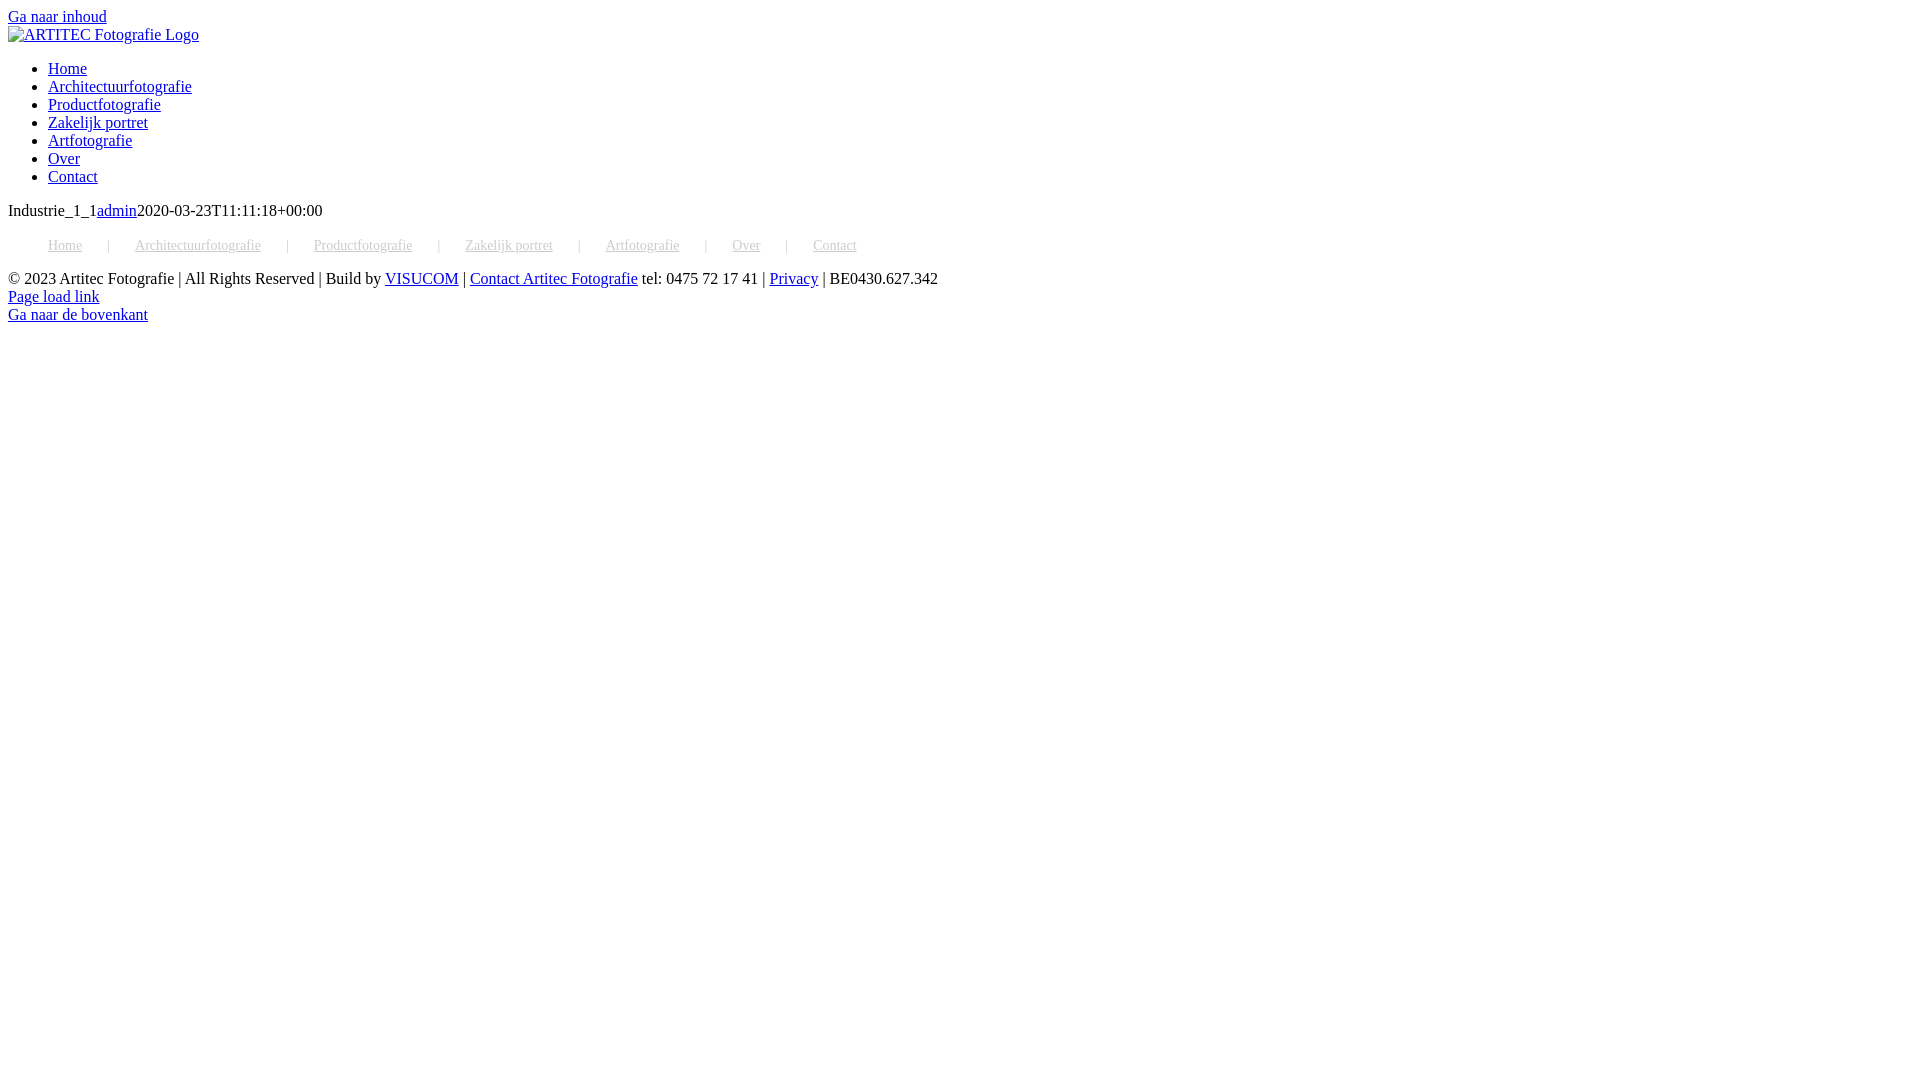  Describe the element at coordinates (57, 16) in the screenshot. I see `'Ga naar inhoud'` at that location.